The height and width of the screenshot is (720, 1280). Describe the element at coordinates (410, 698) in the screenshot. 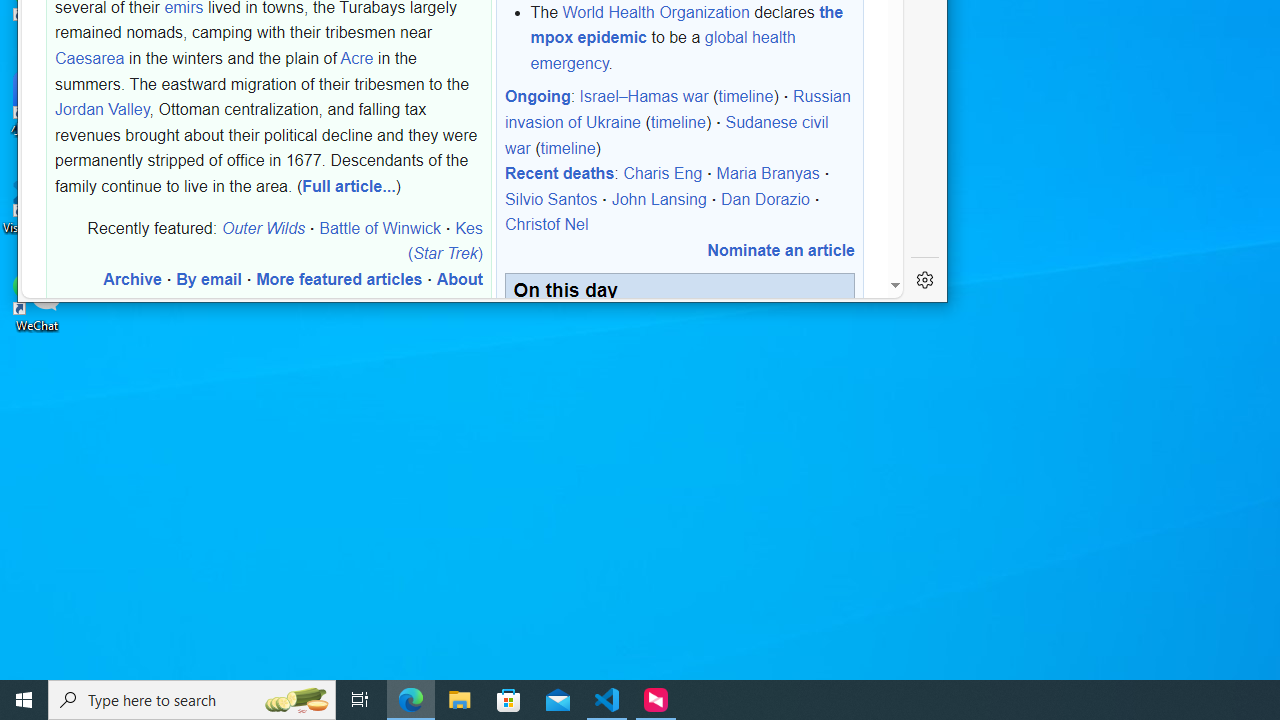

I see `'Microsoft Edge - 1 running window'` at that location.